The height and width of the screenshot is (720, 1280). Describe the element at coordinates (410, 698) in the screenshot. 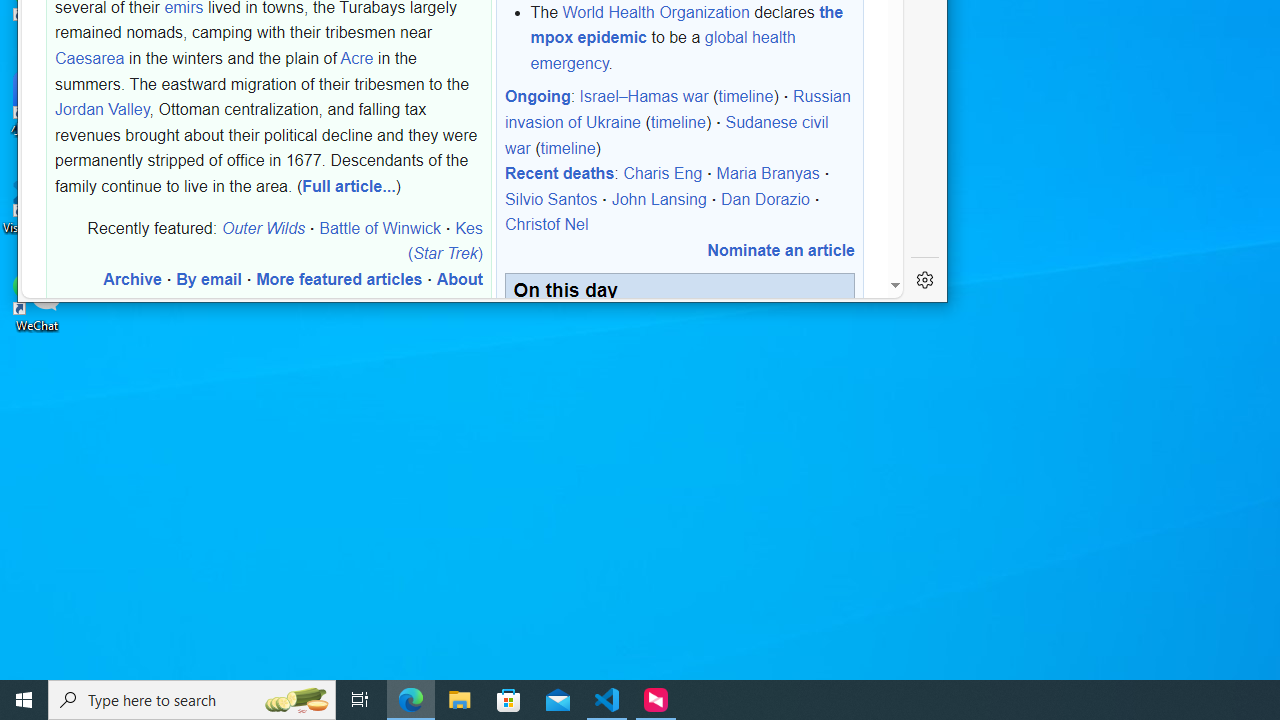

I see `'Microsoft Edge - 1 running window'` at that location.